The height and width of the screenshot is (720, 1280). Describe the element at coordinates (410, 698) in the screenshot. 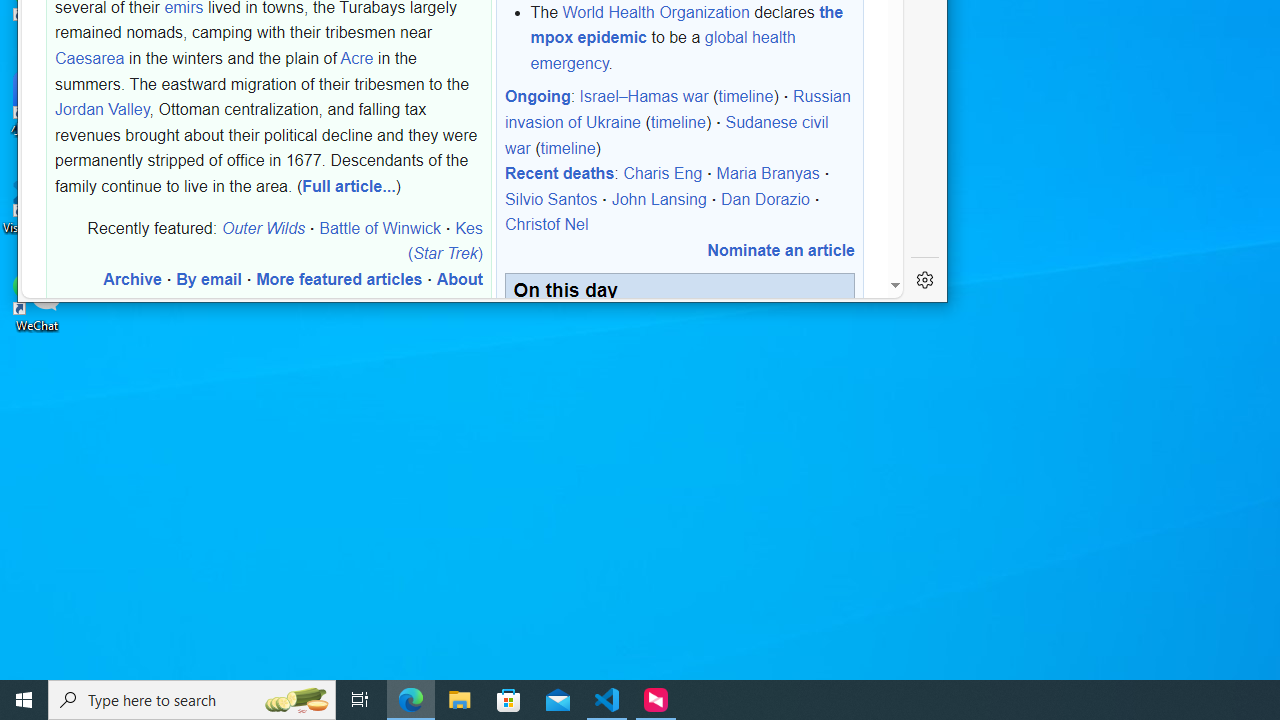

I see `'Microsoft Edge - 1 running window'` at that location.